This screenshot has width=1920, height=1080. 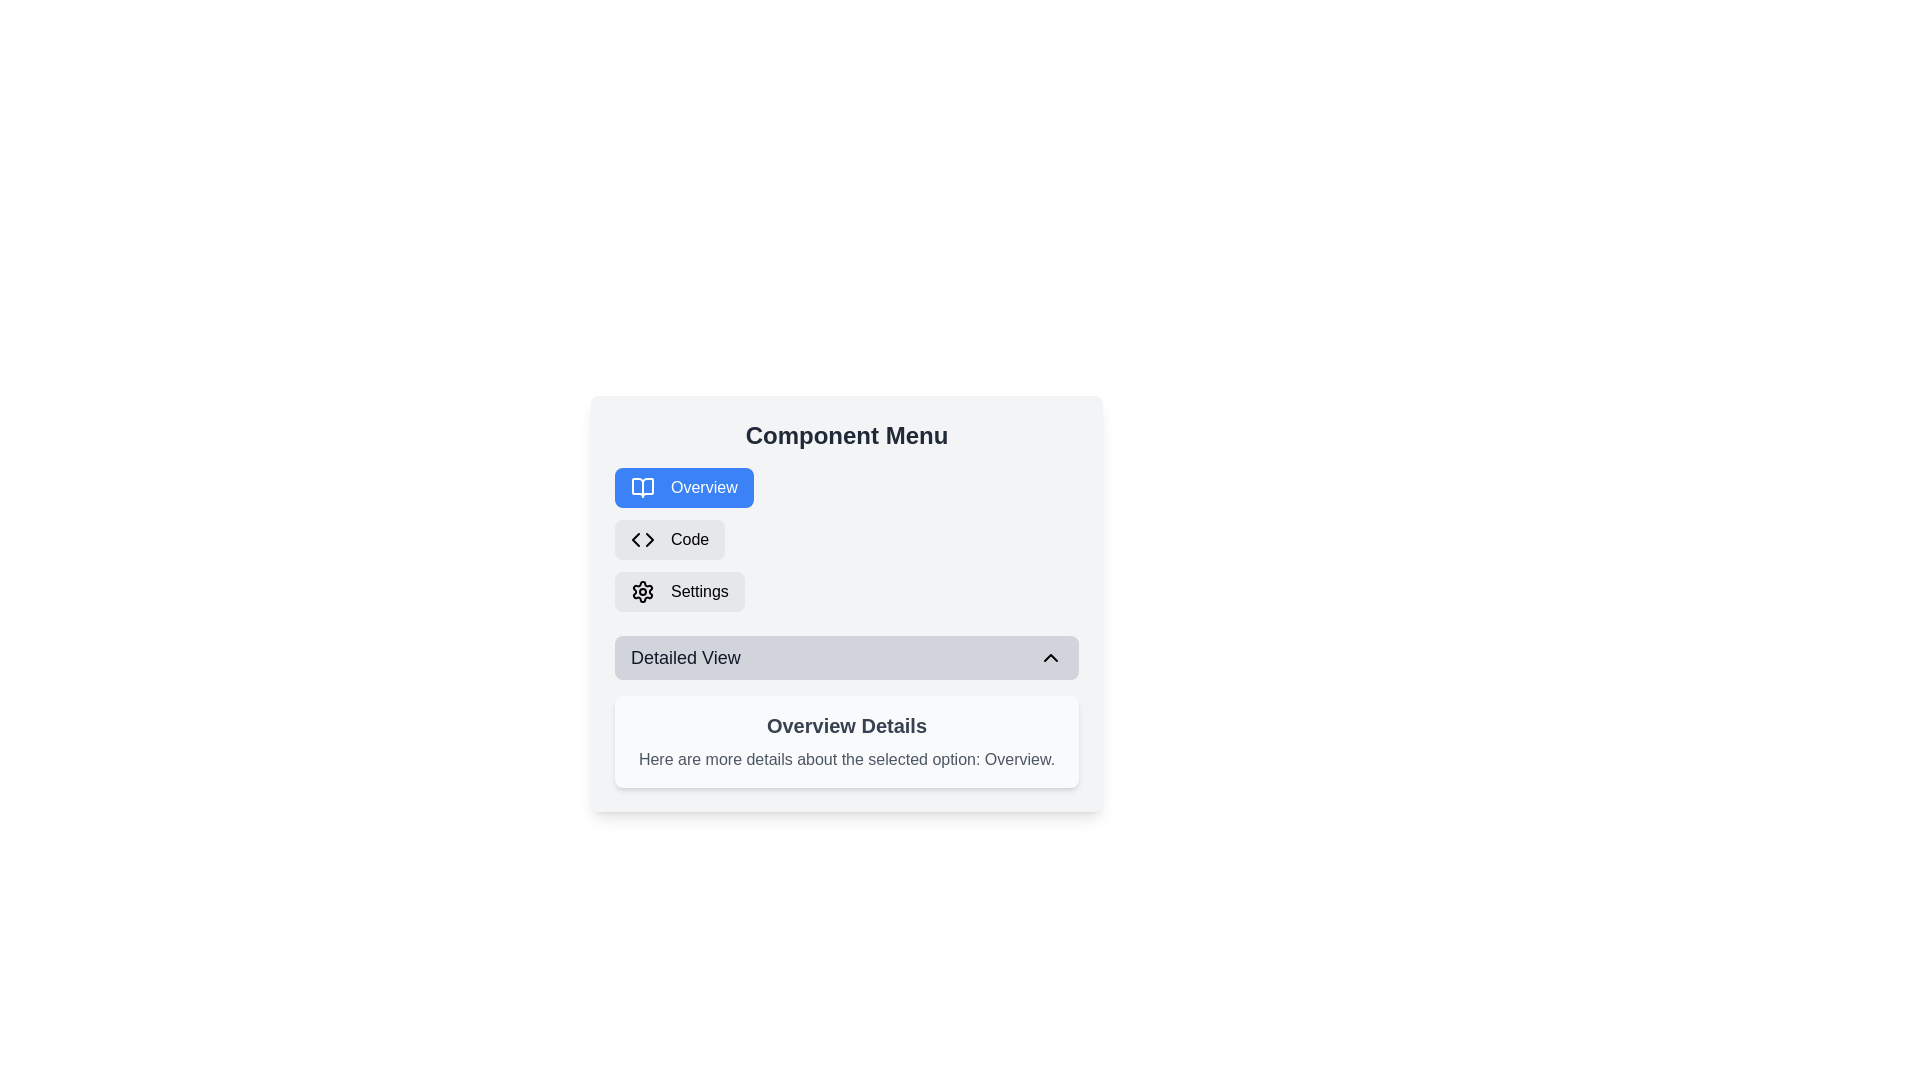 What do you see at coordinates (643, 590) in the screenshot?
I see `the gear-shaped icon representing settings in the vertical menu` at bounding box center [643, 590].